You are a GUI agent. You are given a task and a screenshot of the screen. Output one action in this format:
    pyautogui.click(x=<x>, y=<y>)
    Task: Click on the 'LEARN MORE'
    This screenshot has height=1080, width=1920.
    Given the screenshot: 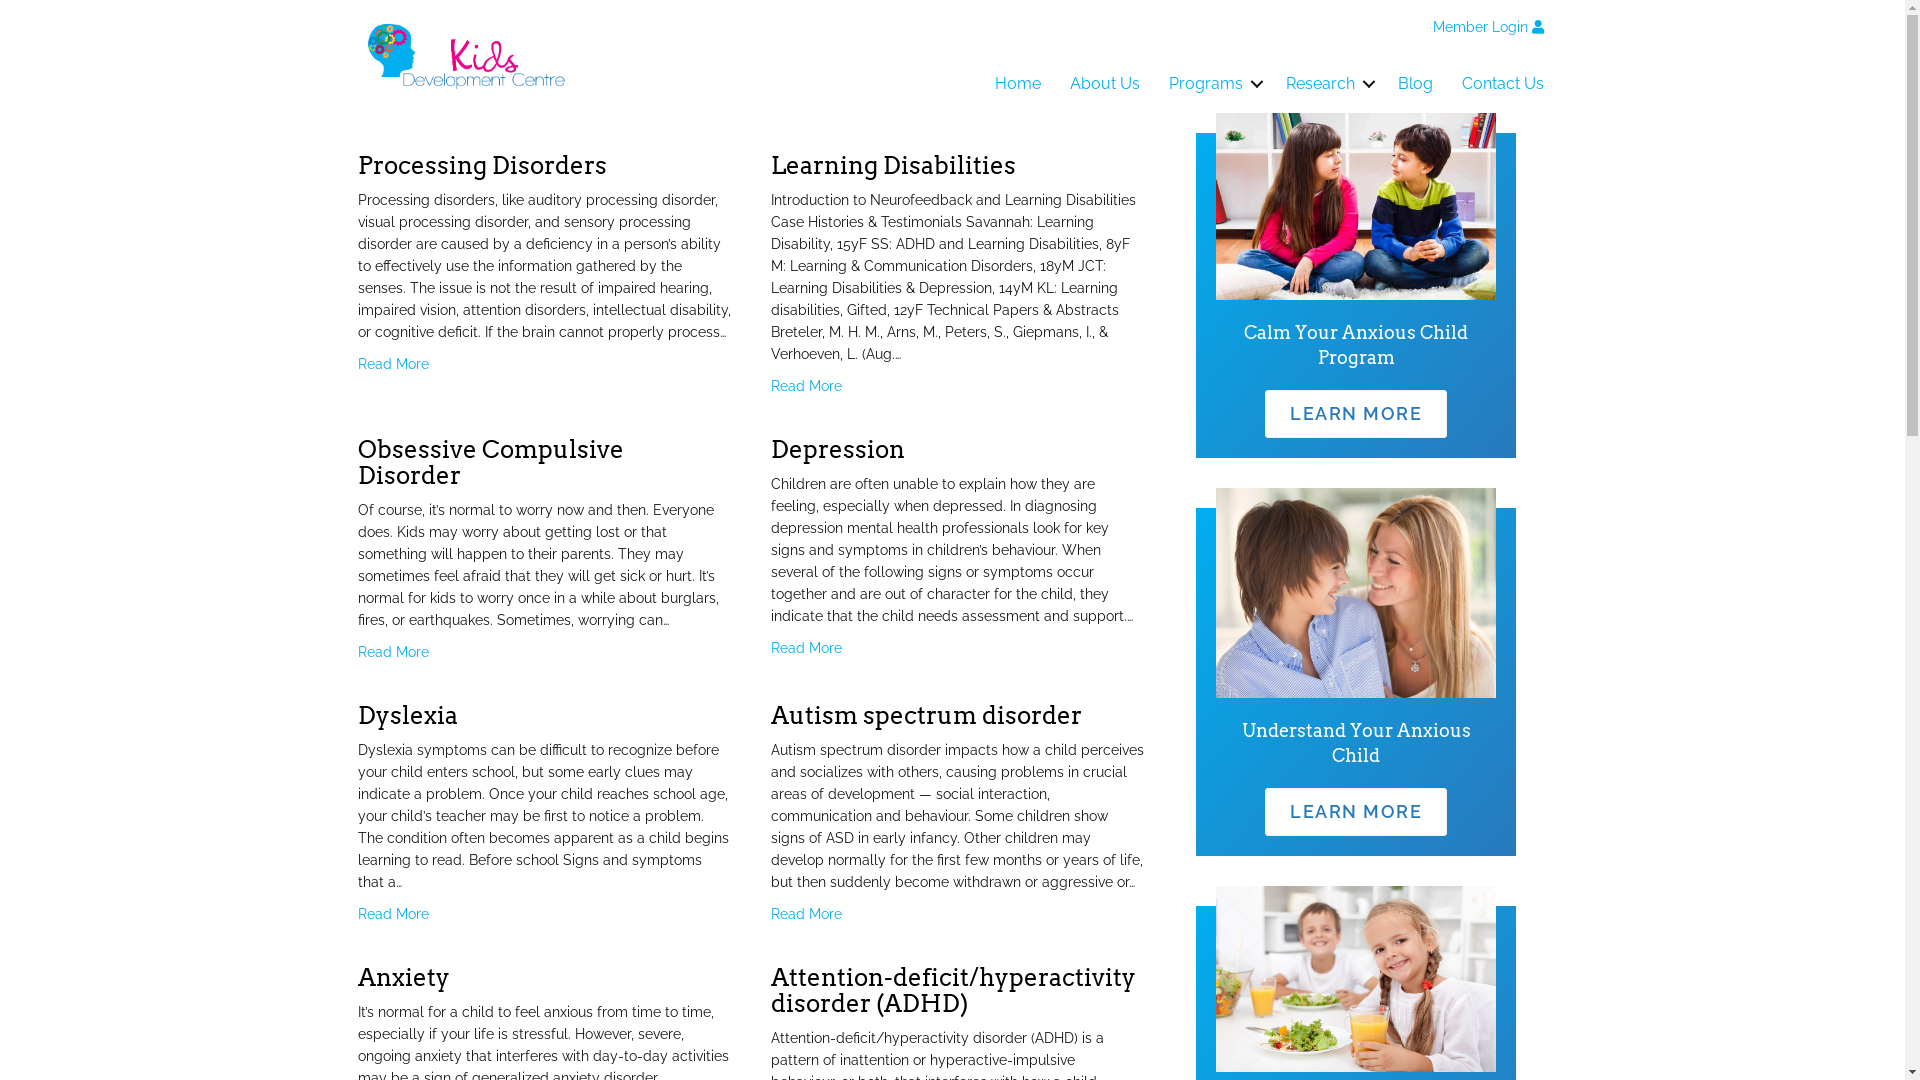 What is the action you would take?
    pyautogui.click(x=1356, y=412)
    